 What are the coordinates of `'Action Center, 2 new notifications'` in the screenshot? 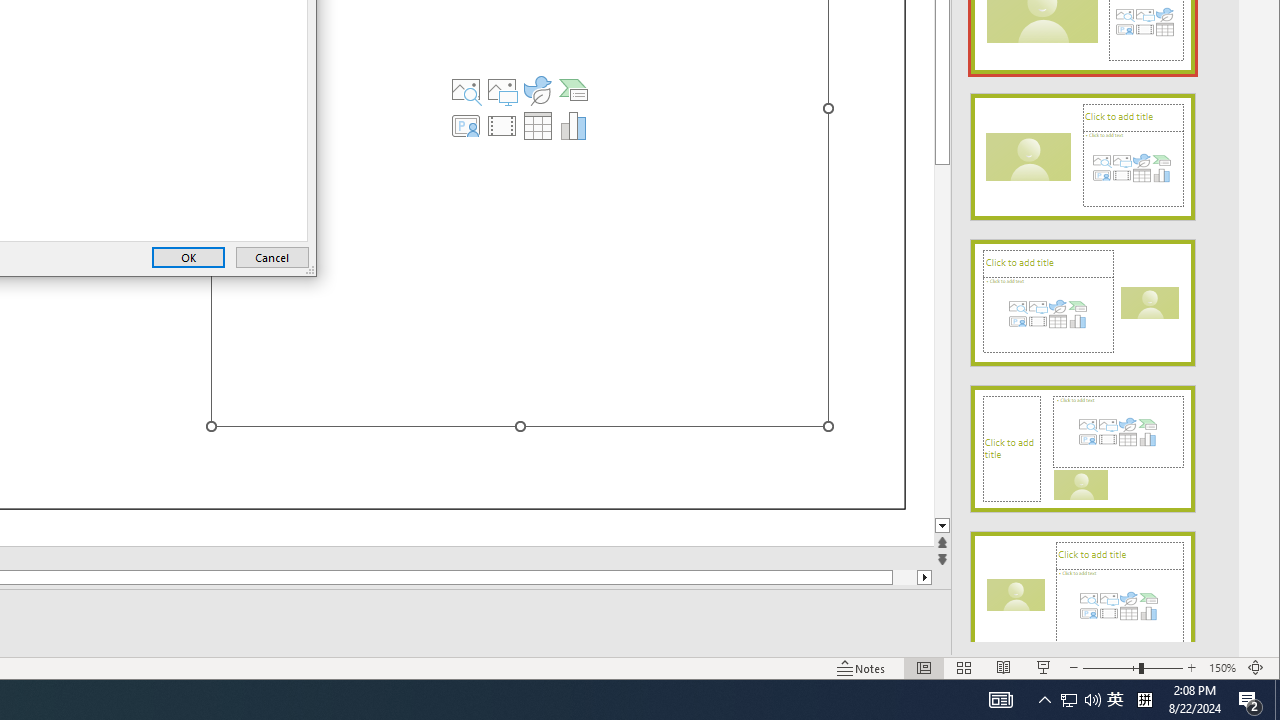 It's located at (1250, 698).